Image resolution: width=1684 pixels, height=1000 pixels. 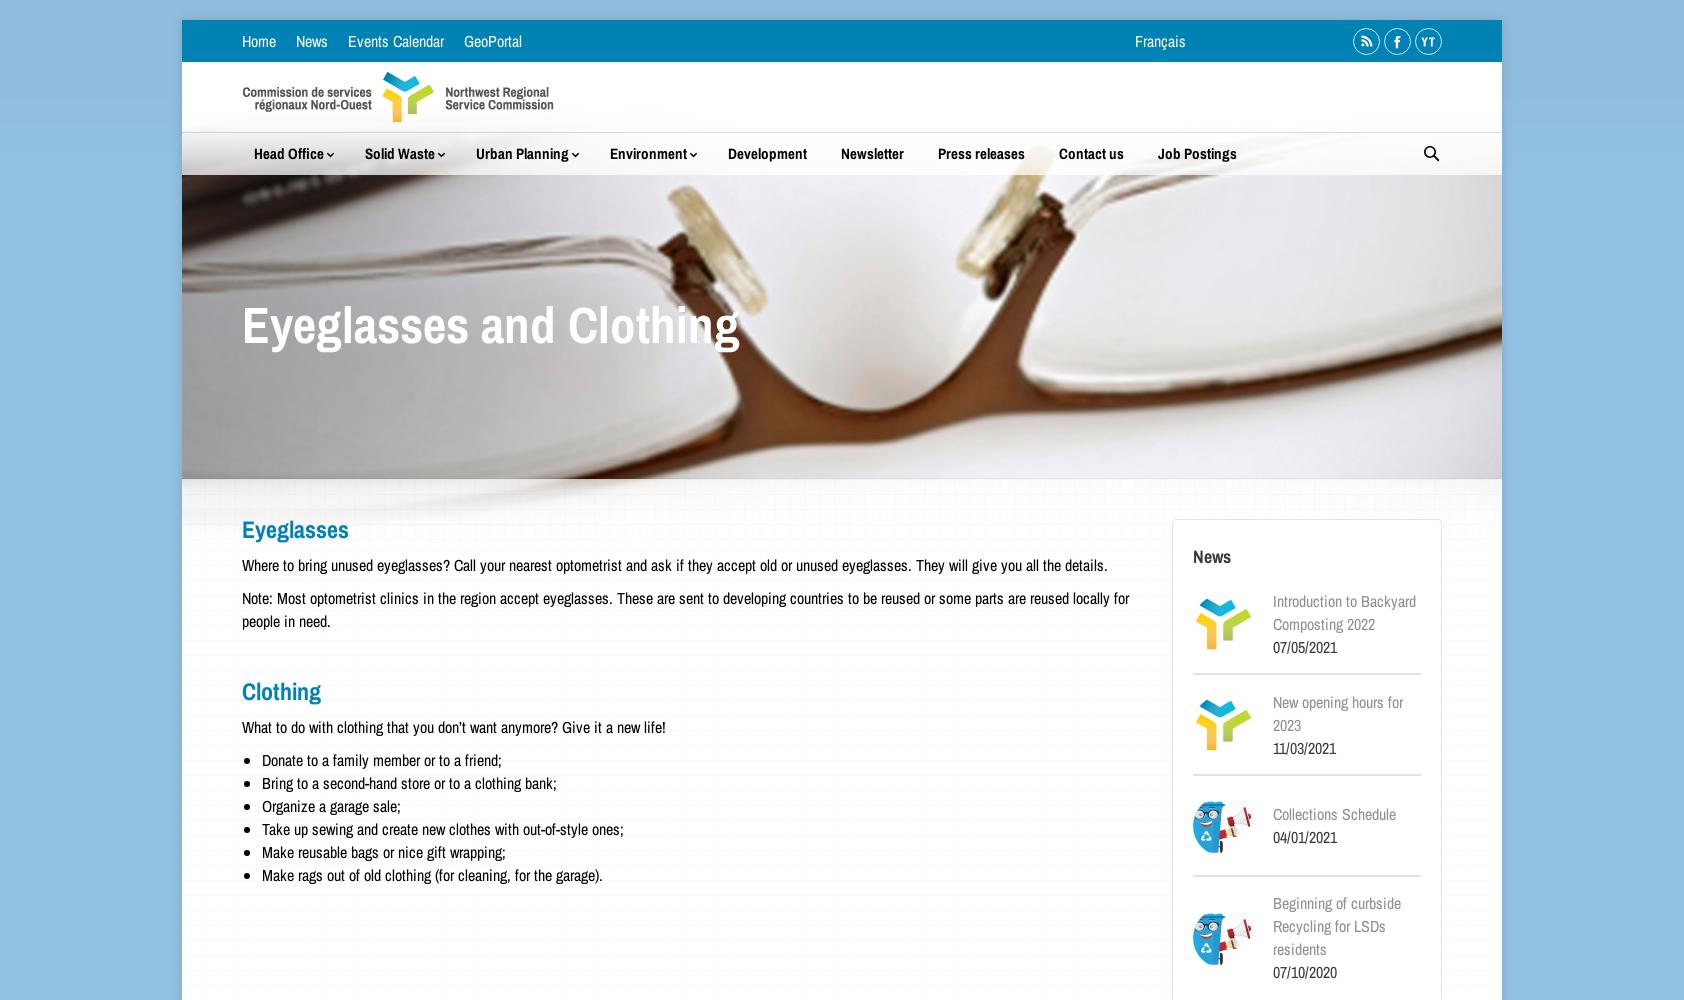 I want to click on 'Contact us', so click(x=1090, y=153).